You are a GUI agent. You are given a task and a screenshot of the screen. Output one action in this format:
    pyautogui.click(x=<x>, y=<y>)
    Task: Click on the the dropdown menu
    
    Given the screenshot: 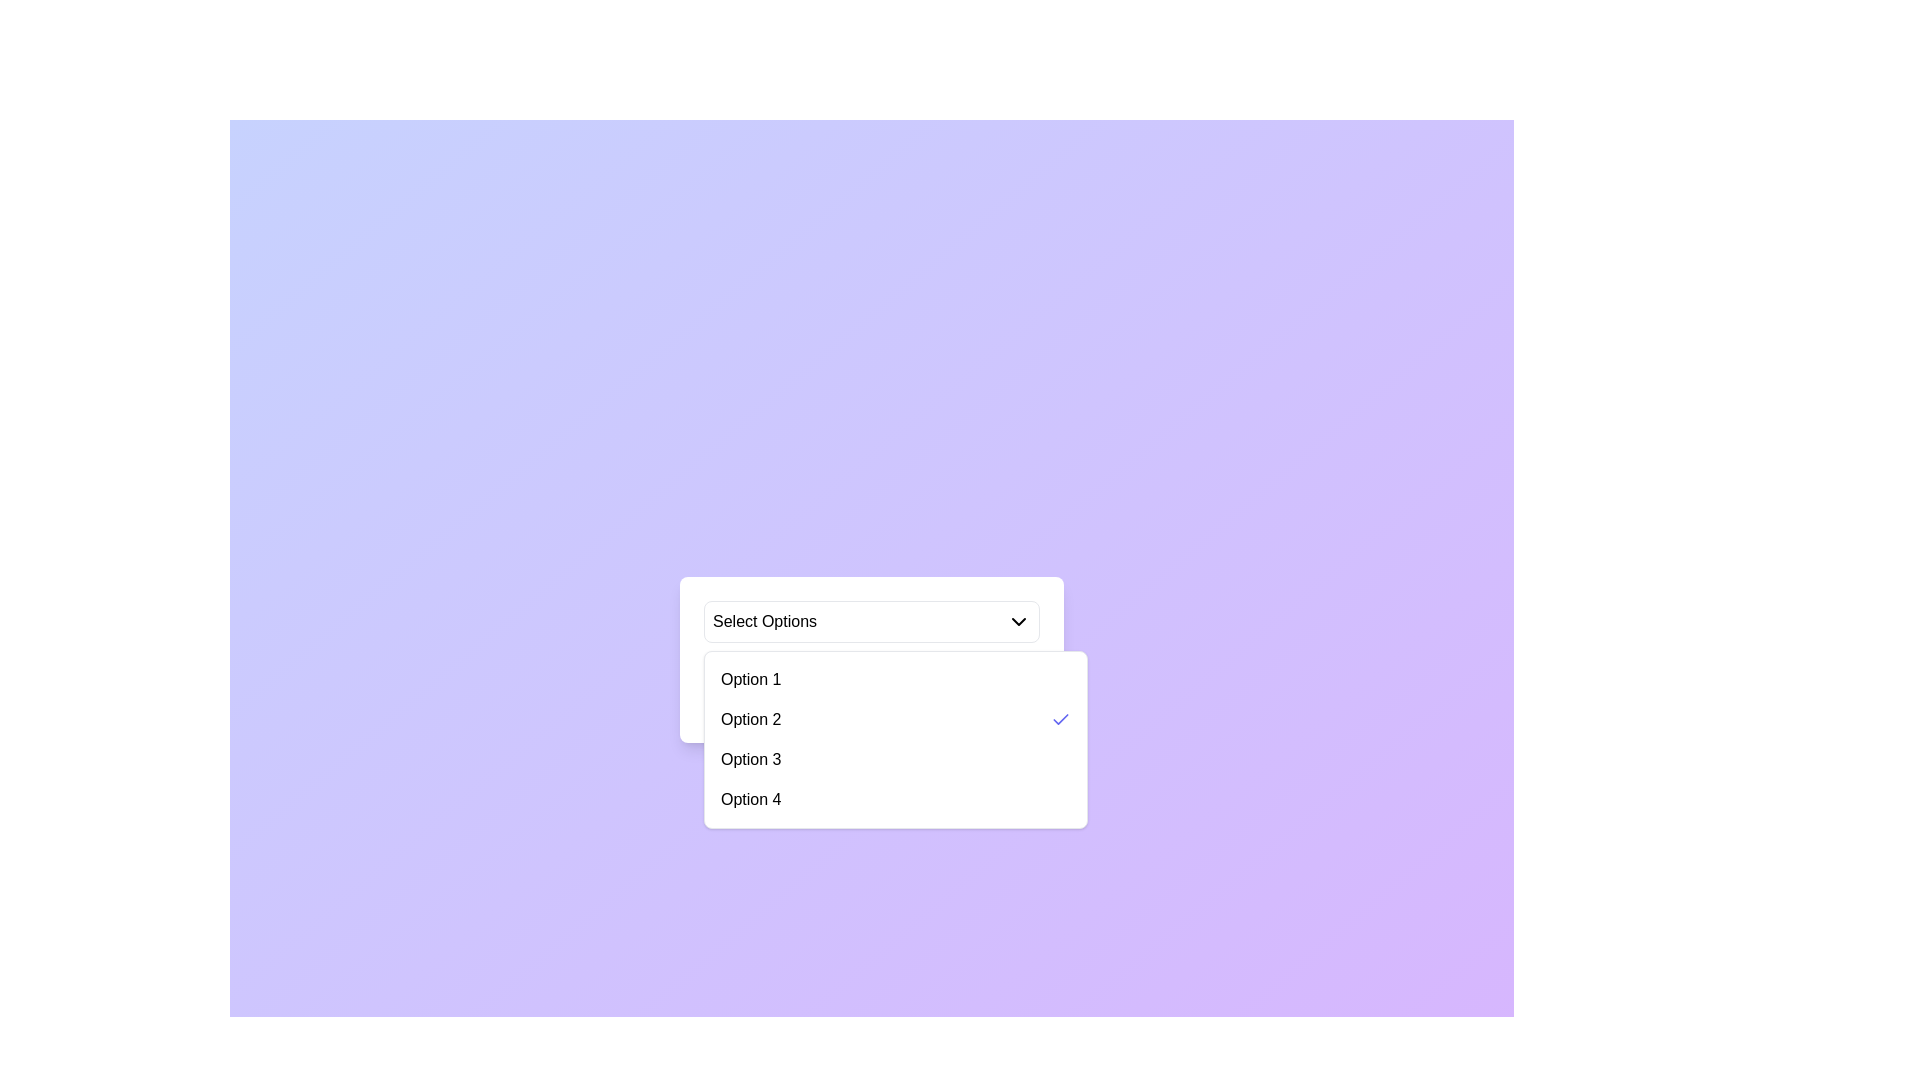 What is the action you would take?
    pyautogui.click(x=895, y=740)
    